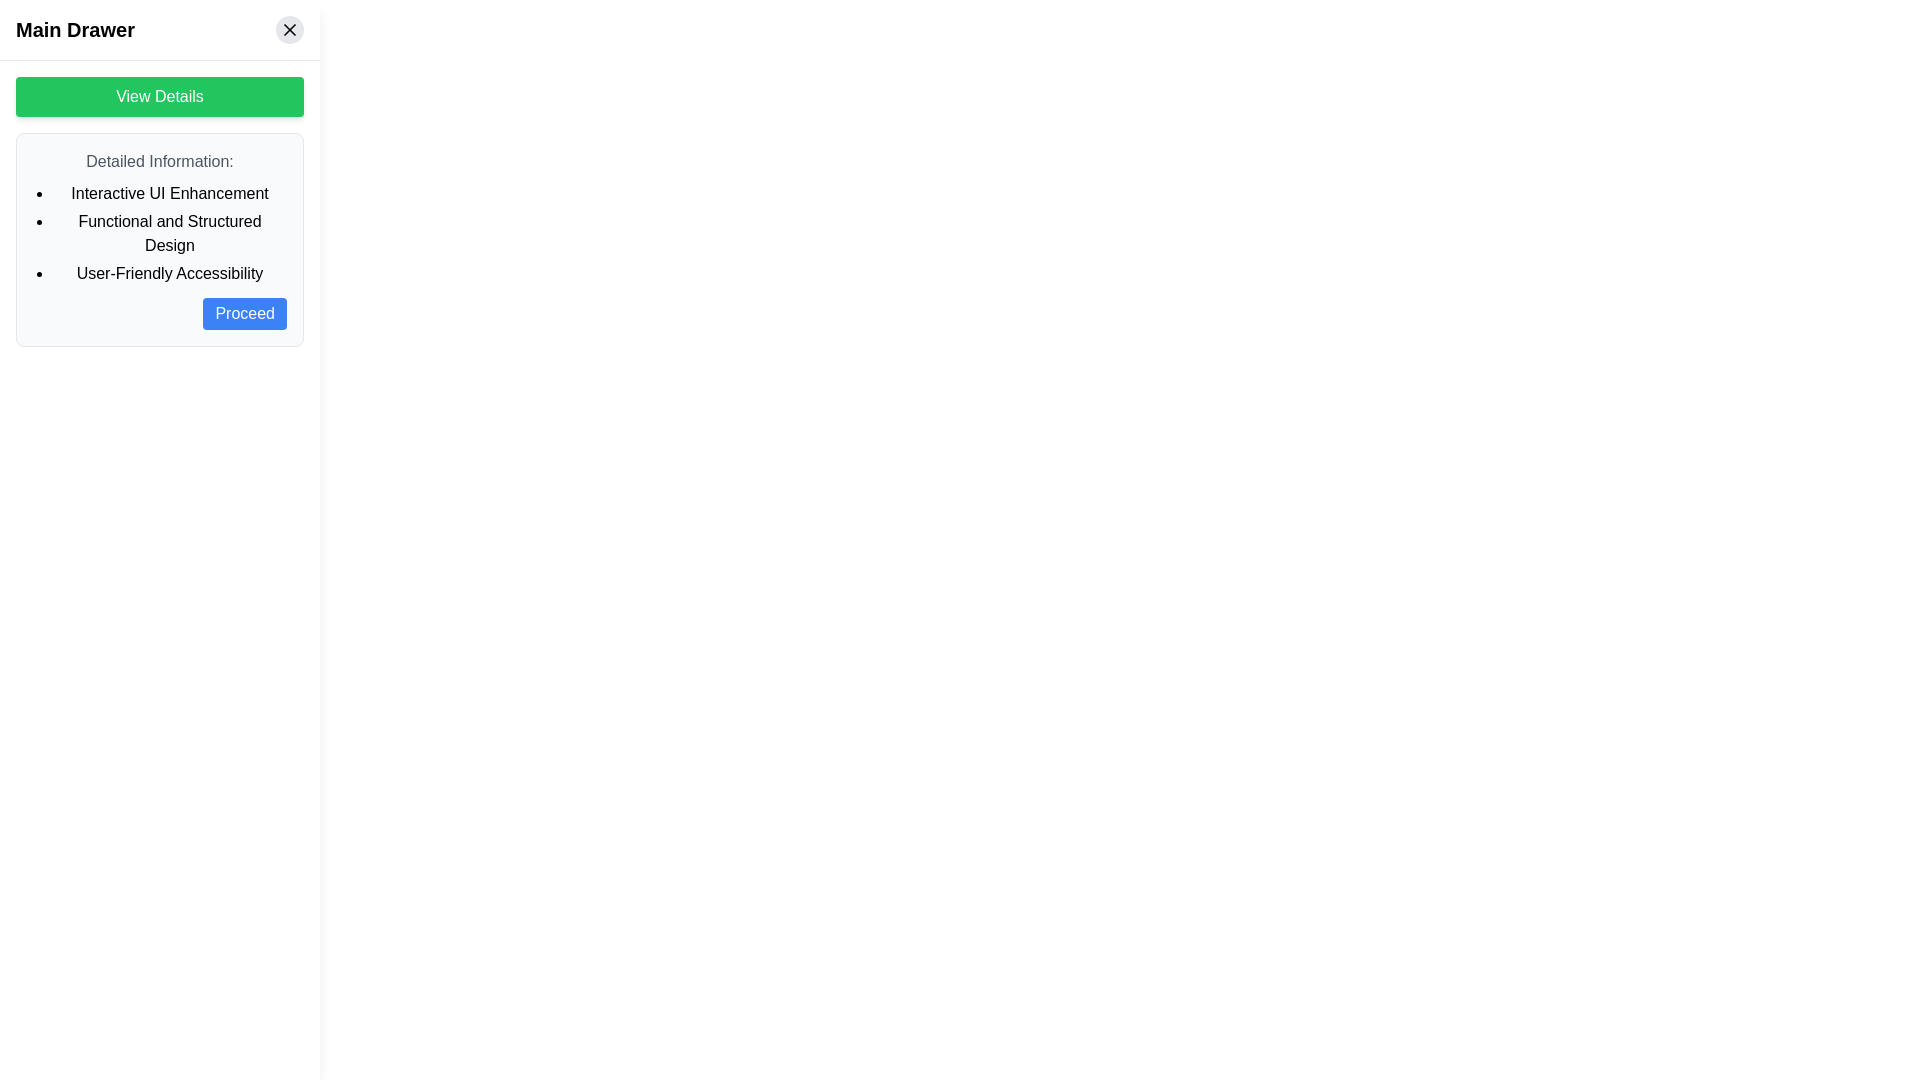  What do you see at coordinates (288, 30) in the screenshot?
I see `the 'X' icon with a thin border located at the top-right corner of the gray button` at bounding box center [288, 30].